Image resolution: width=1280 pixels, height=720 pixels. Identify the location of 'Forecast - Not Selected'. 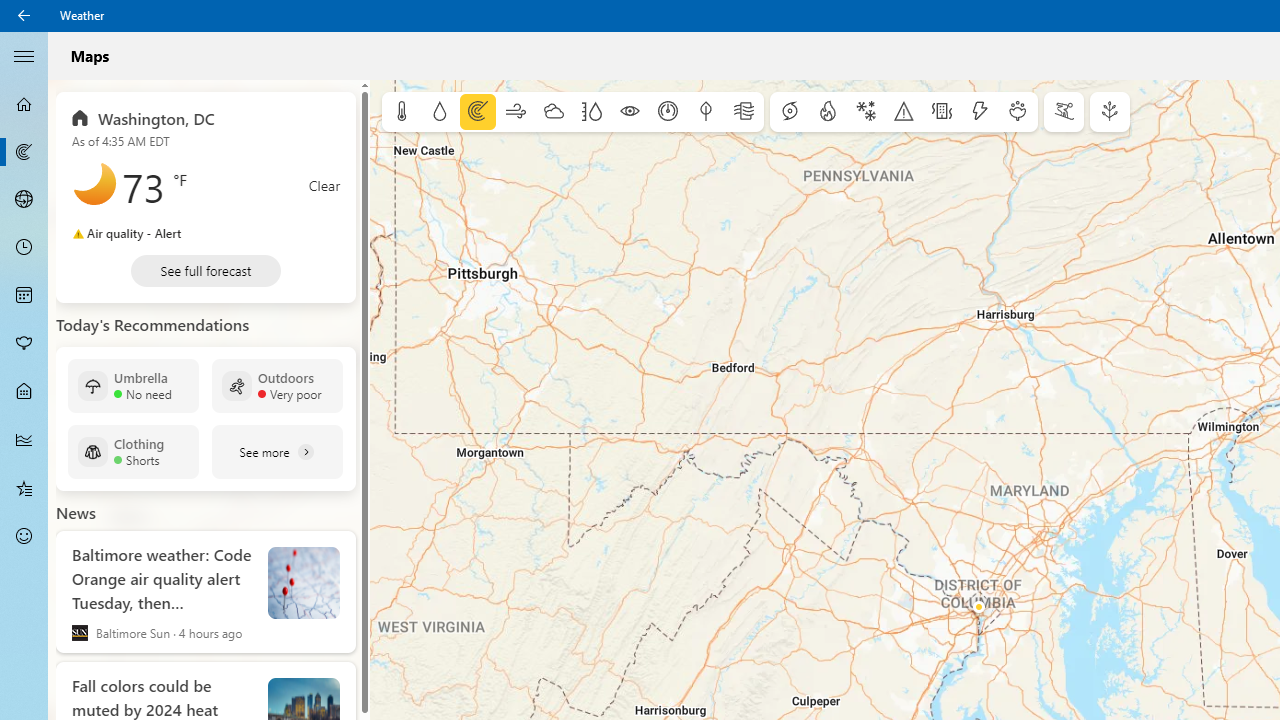
(24, 104).